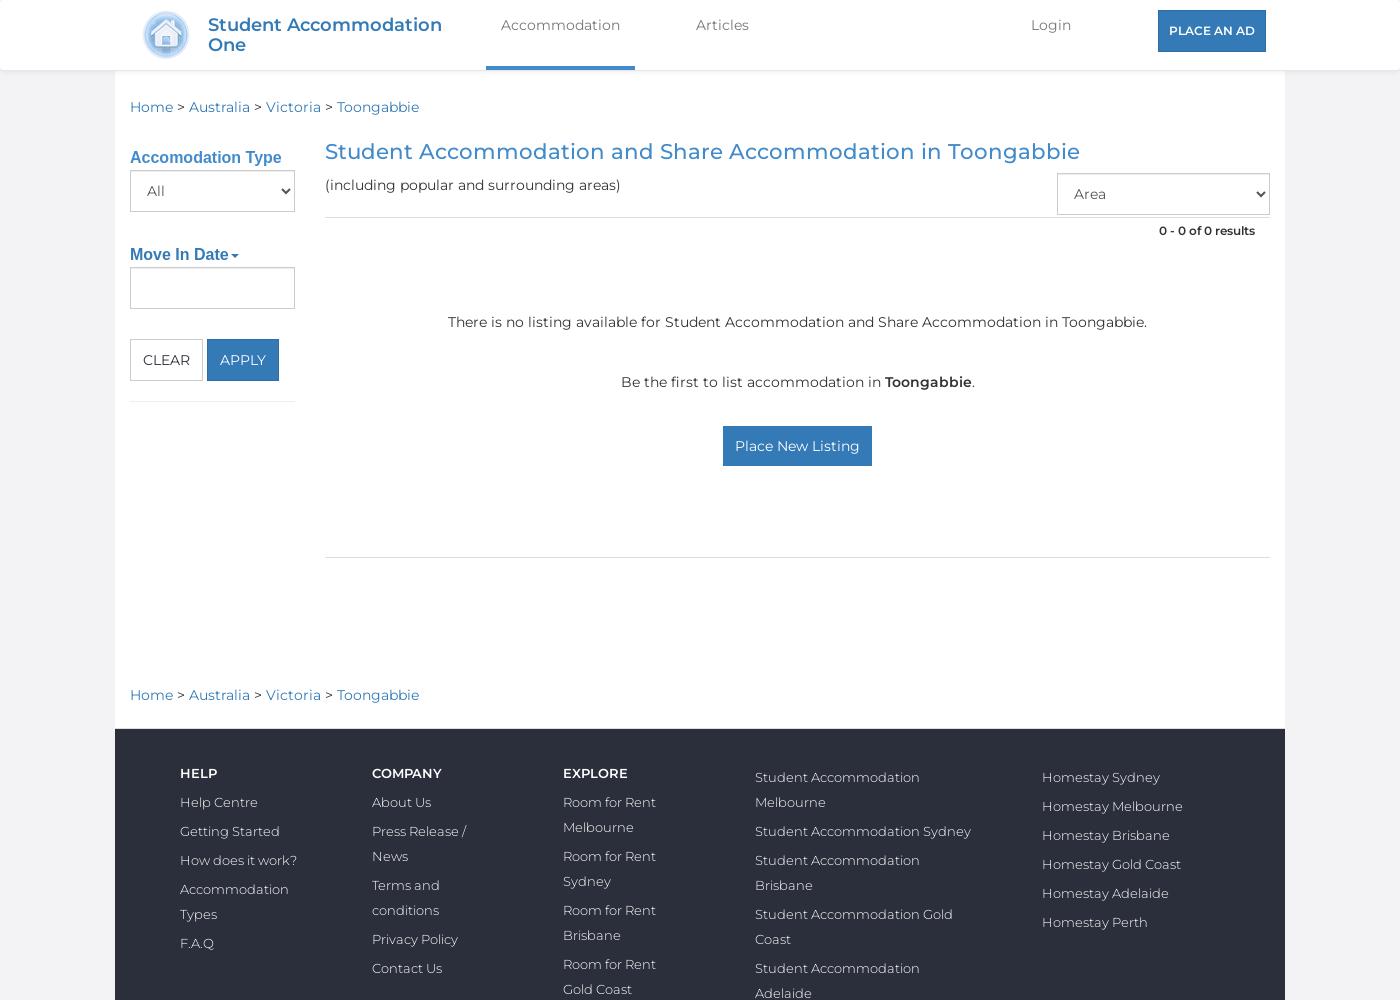  Describe the element at coordinates (609, 867) in the screenshot. I see `'Room for Rent Sydney'` at that location.